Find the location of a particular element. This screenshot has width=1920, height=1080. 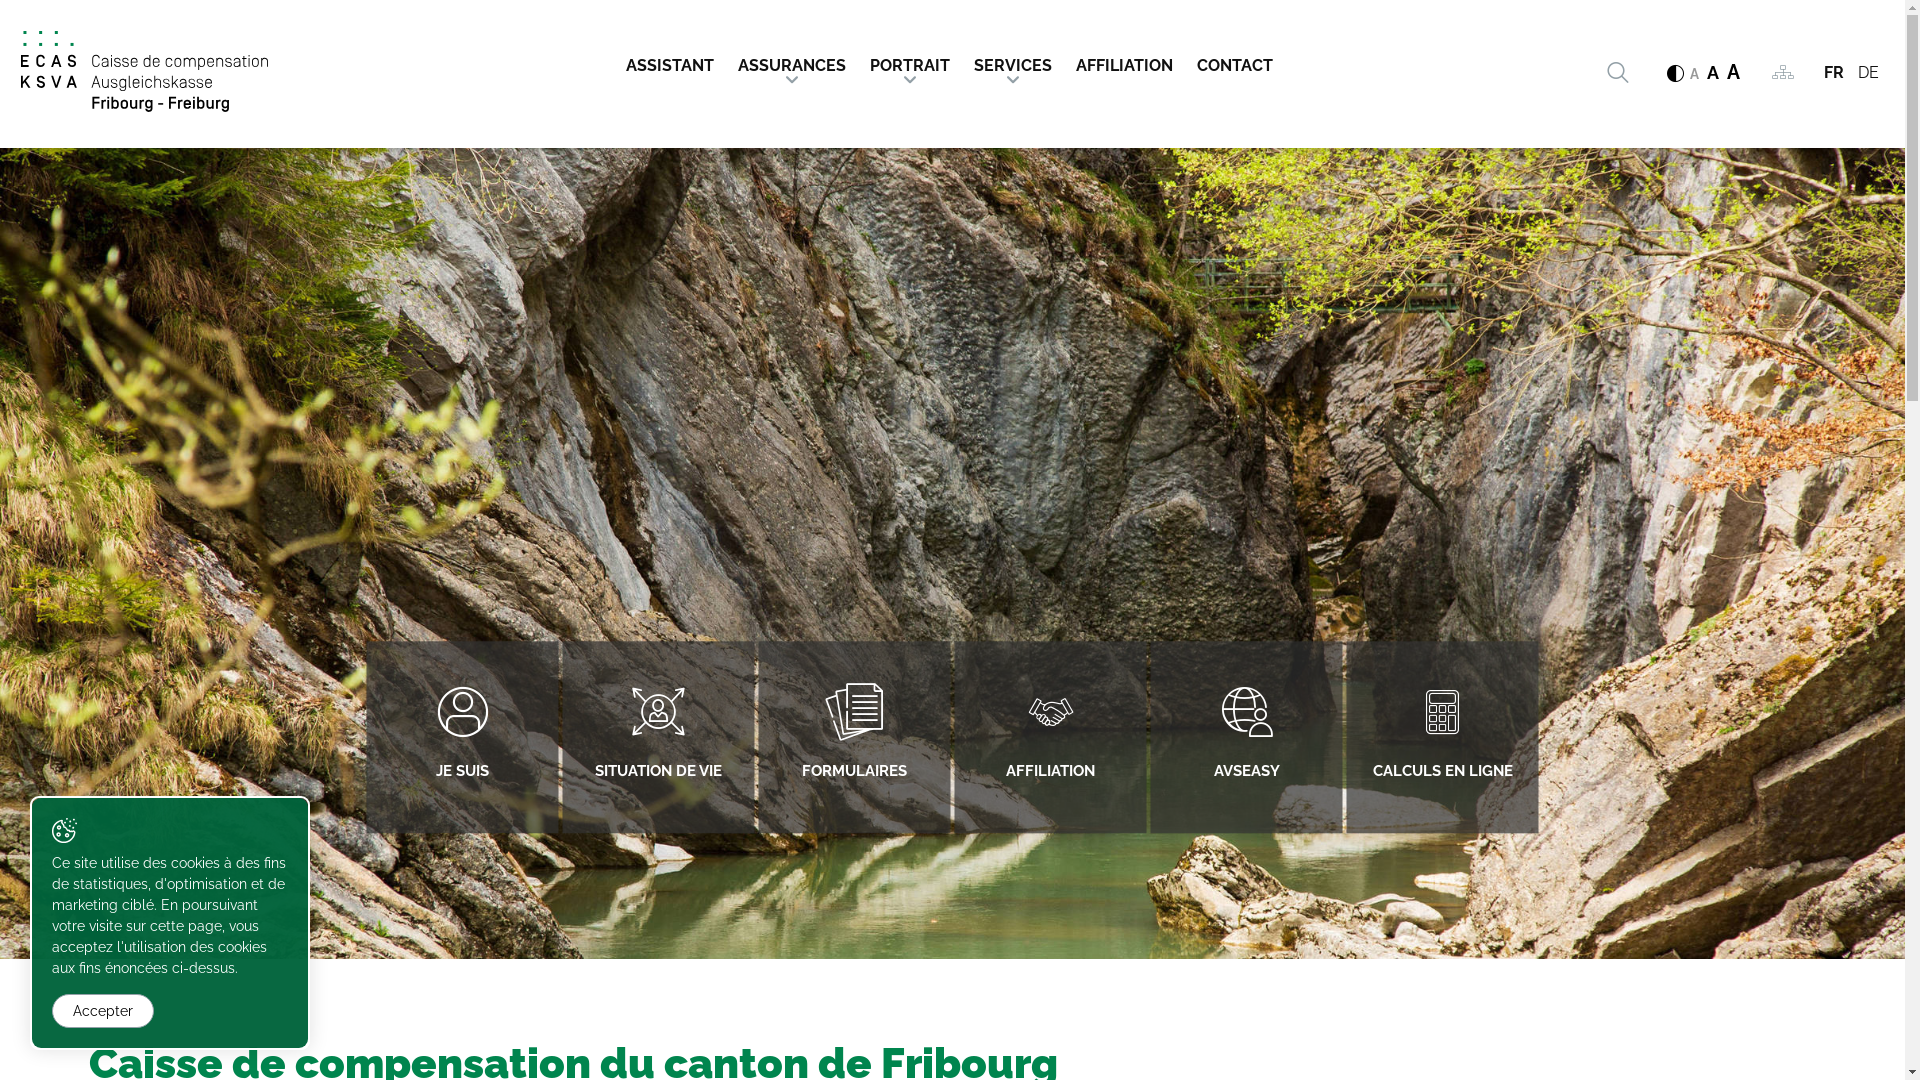

'AVSEASY' is located at coordinates (1245, 737).